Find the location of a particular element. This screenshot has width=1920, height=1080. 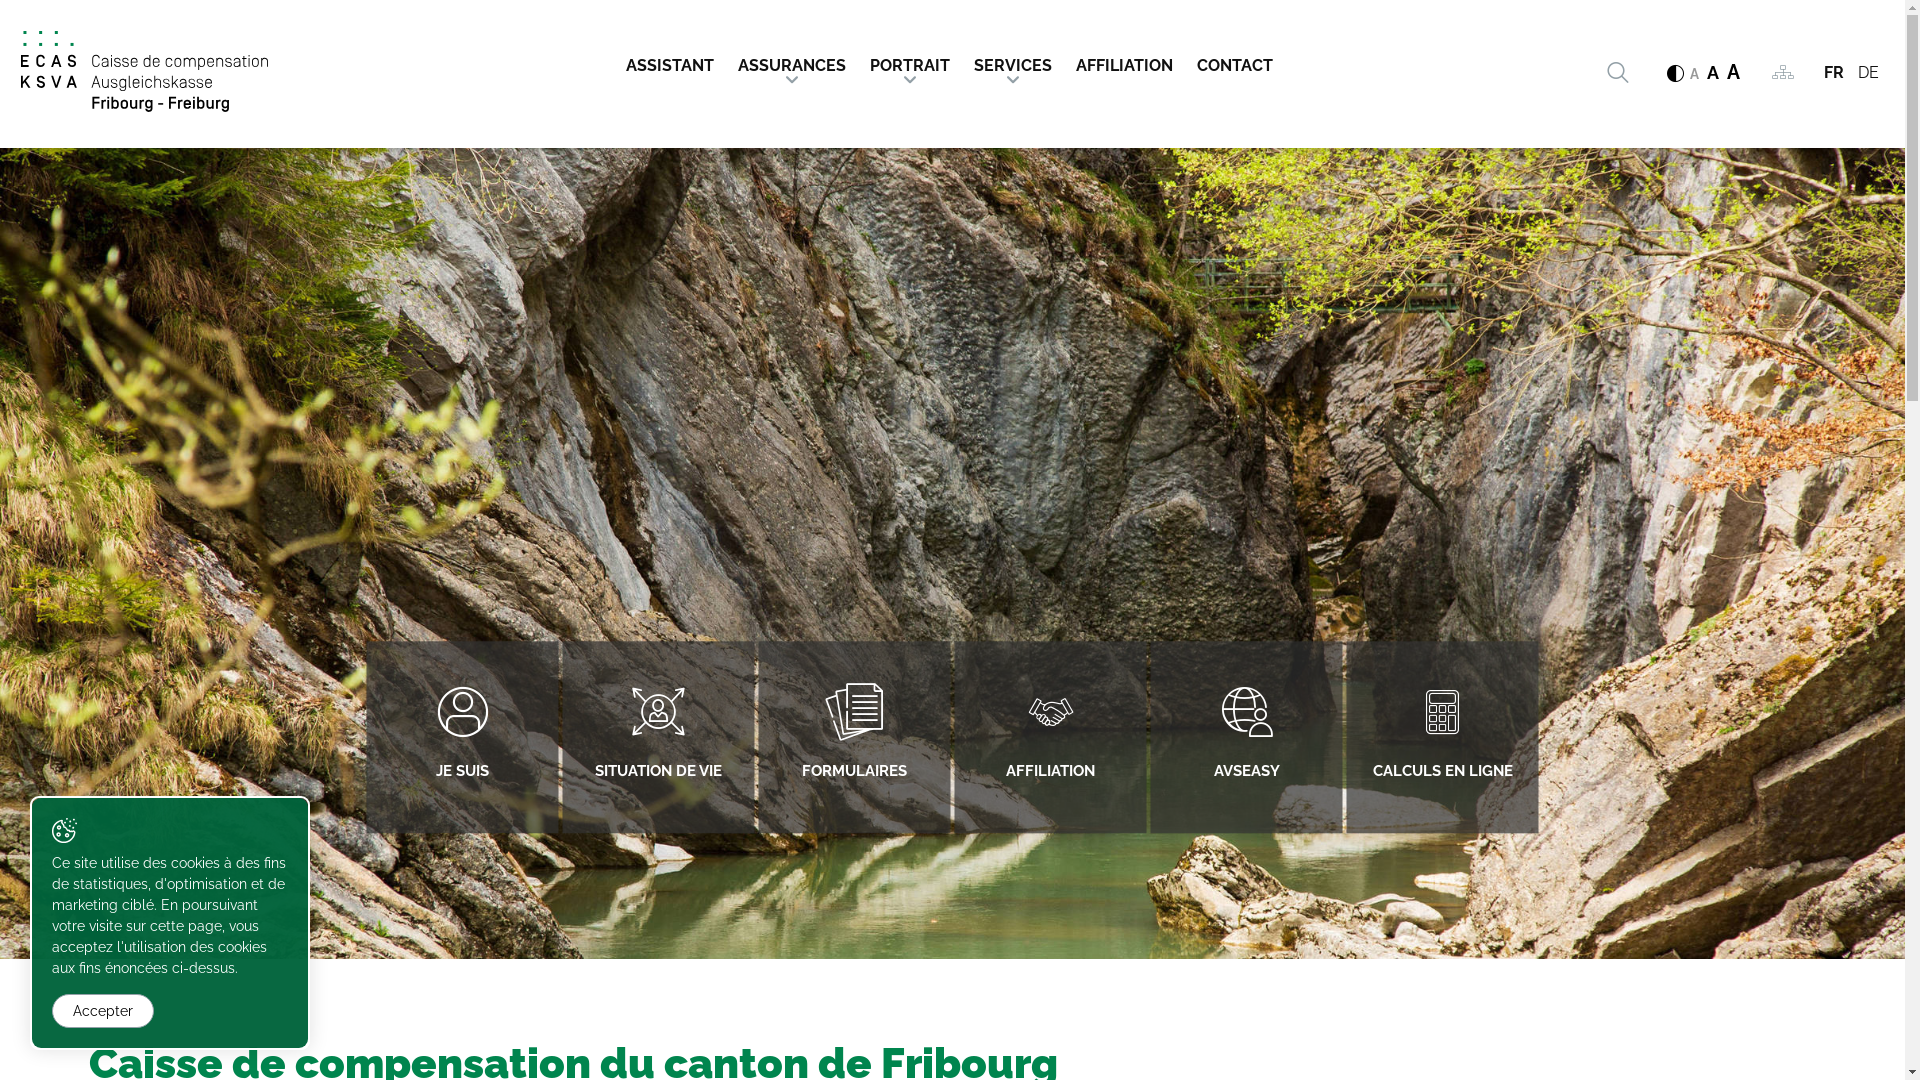

'AVSEASY' is located at coordinates (1245, 737).